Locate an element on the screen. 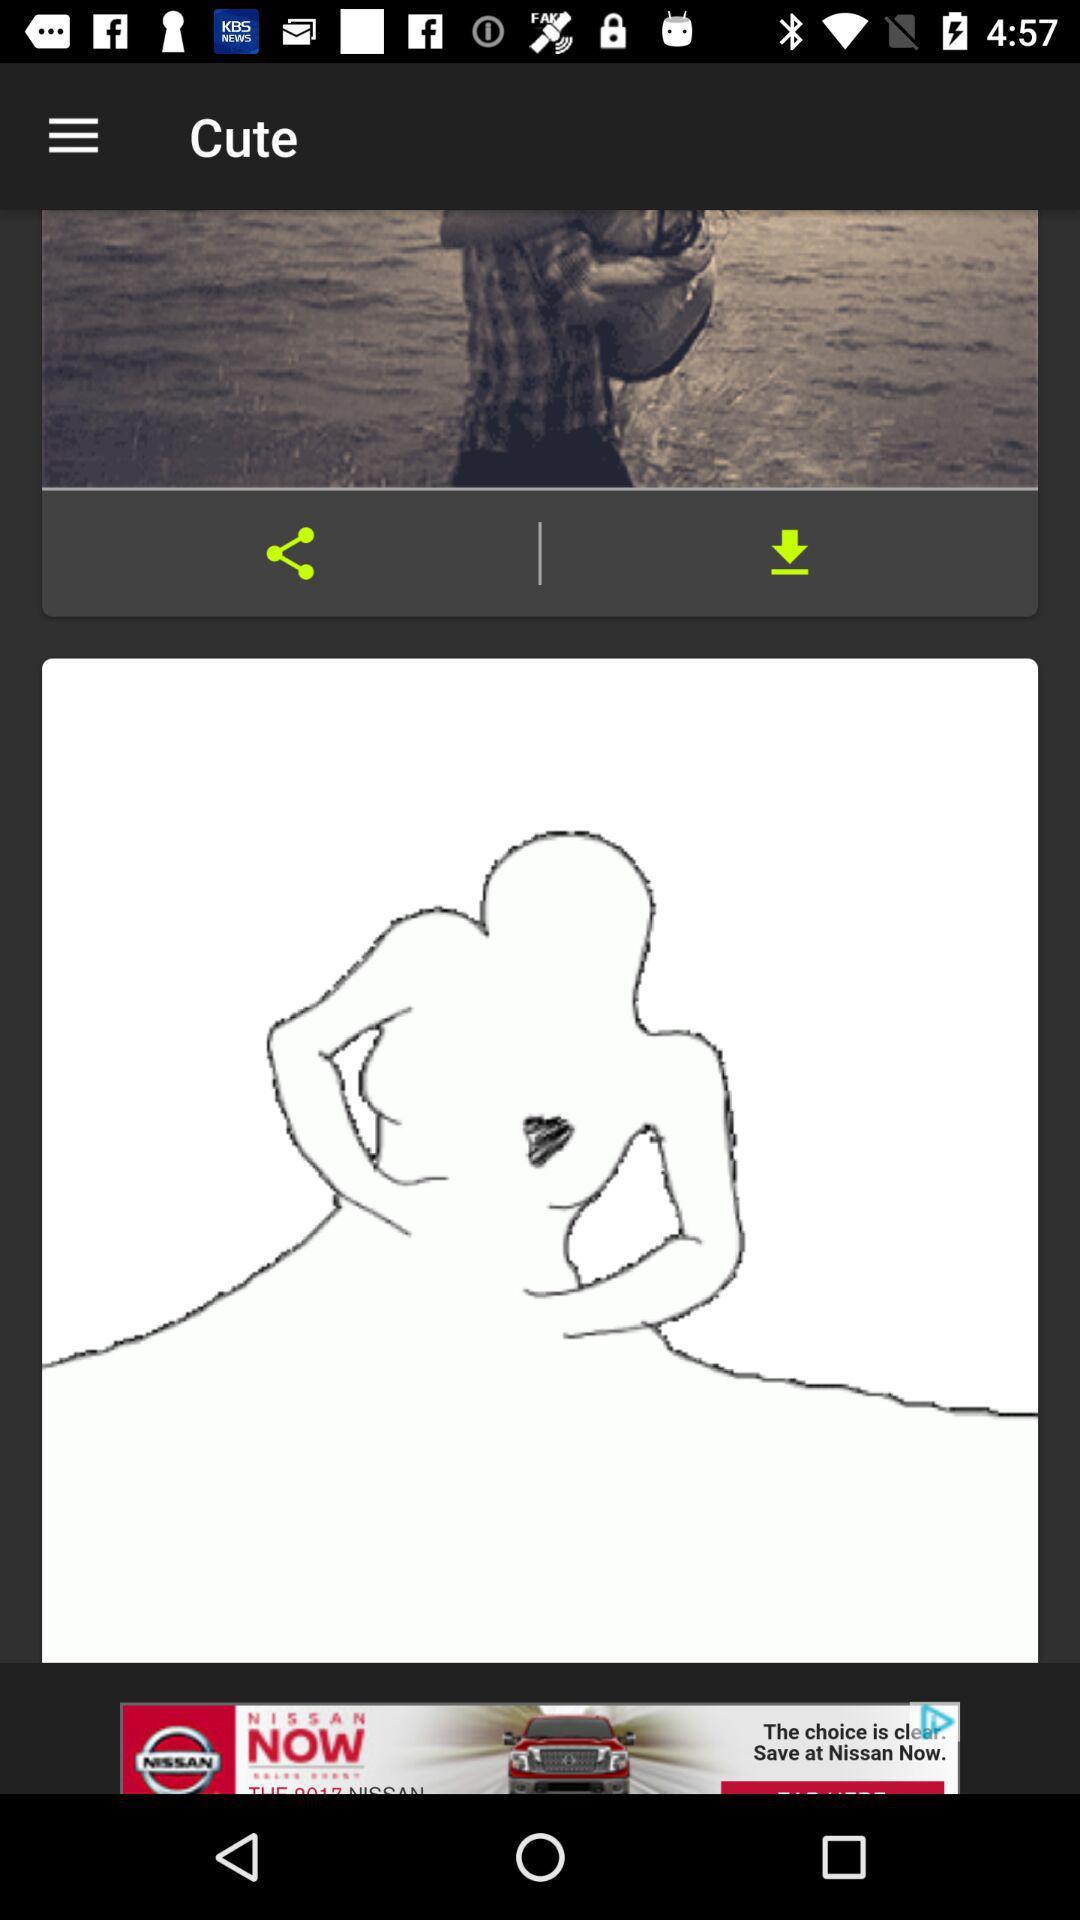  advertisement option is located at coordinates (540, 1727).